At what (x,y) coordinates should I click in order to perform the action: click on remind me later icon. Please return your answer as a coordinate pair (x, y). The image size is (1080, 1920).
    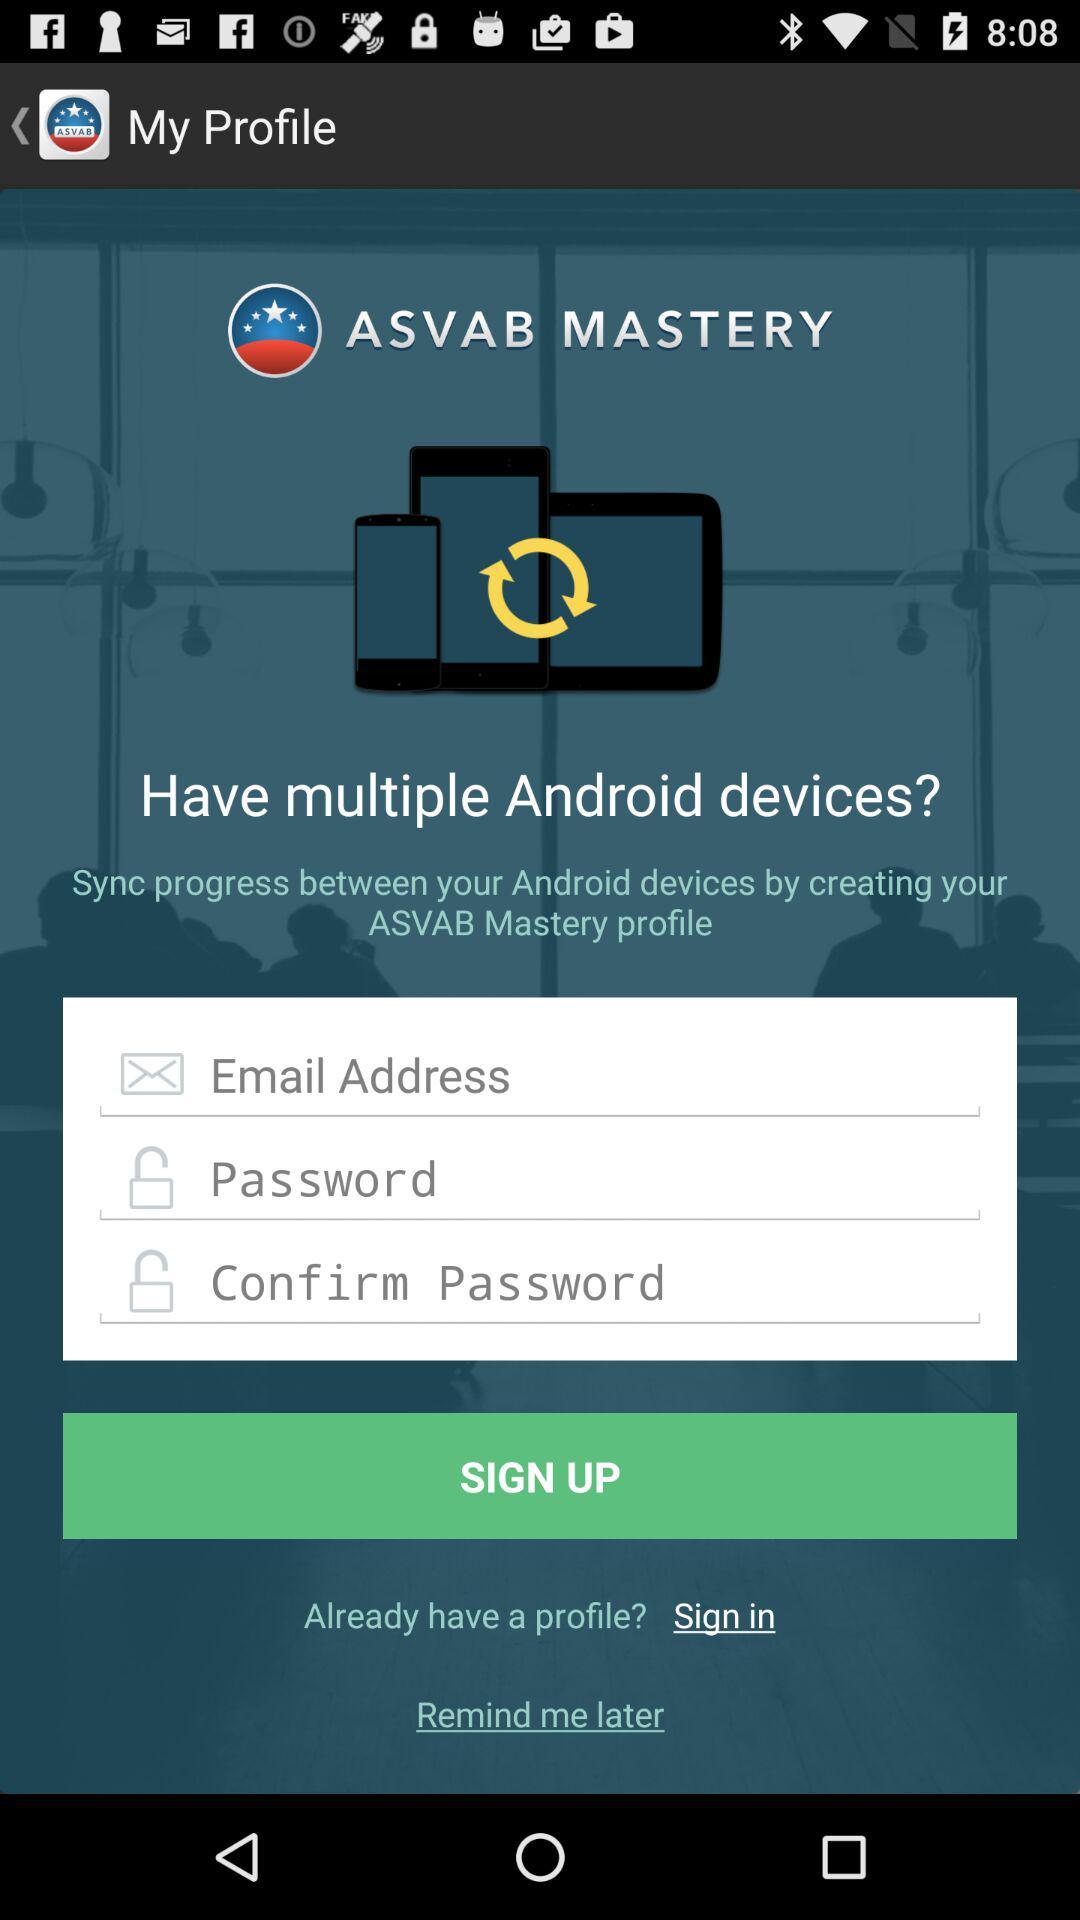
    Looking at the image, I should click on (540, 1712).